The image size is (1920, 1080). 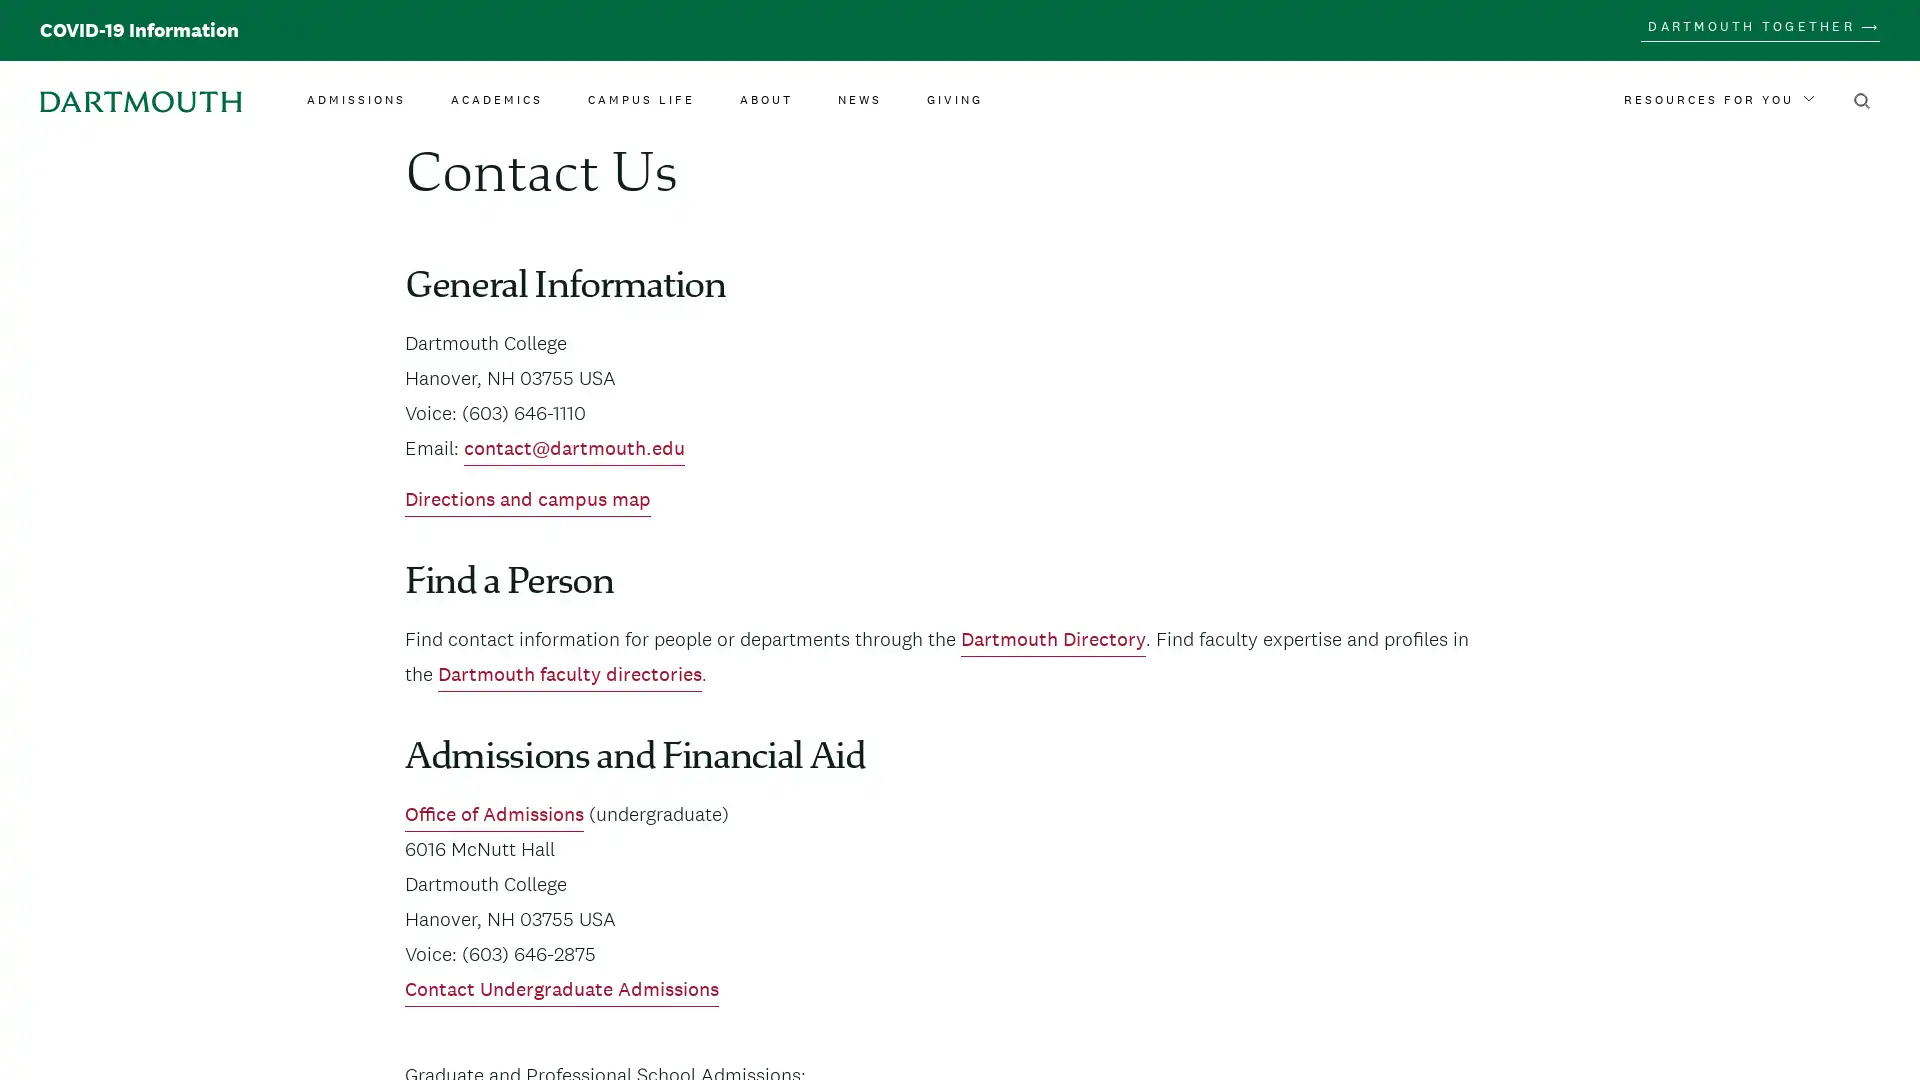 I want to click on Search, so click(x=1861, y=100).